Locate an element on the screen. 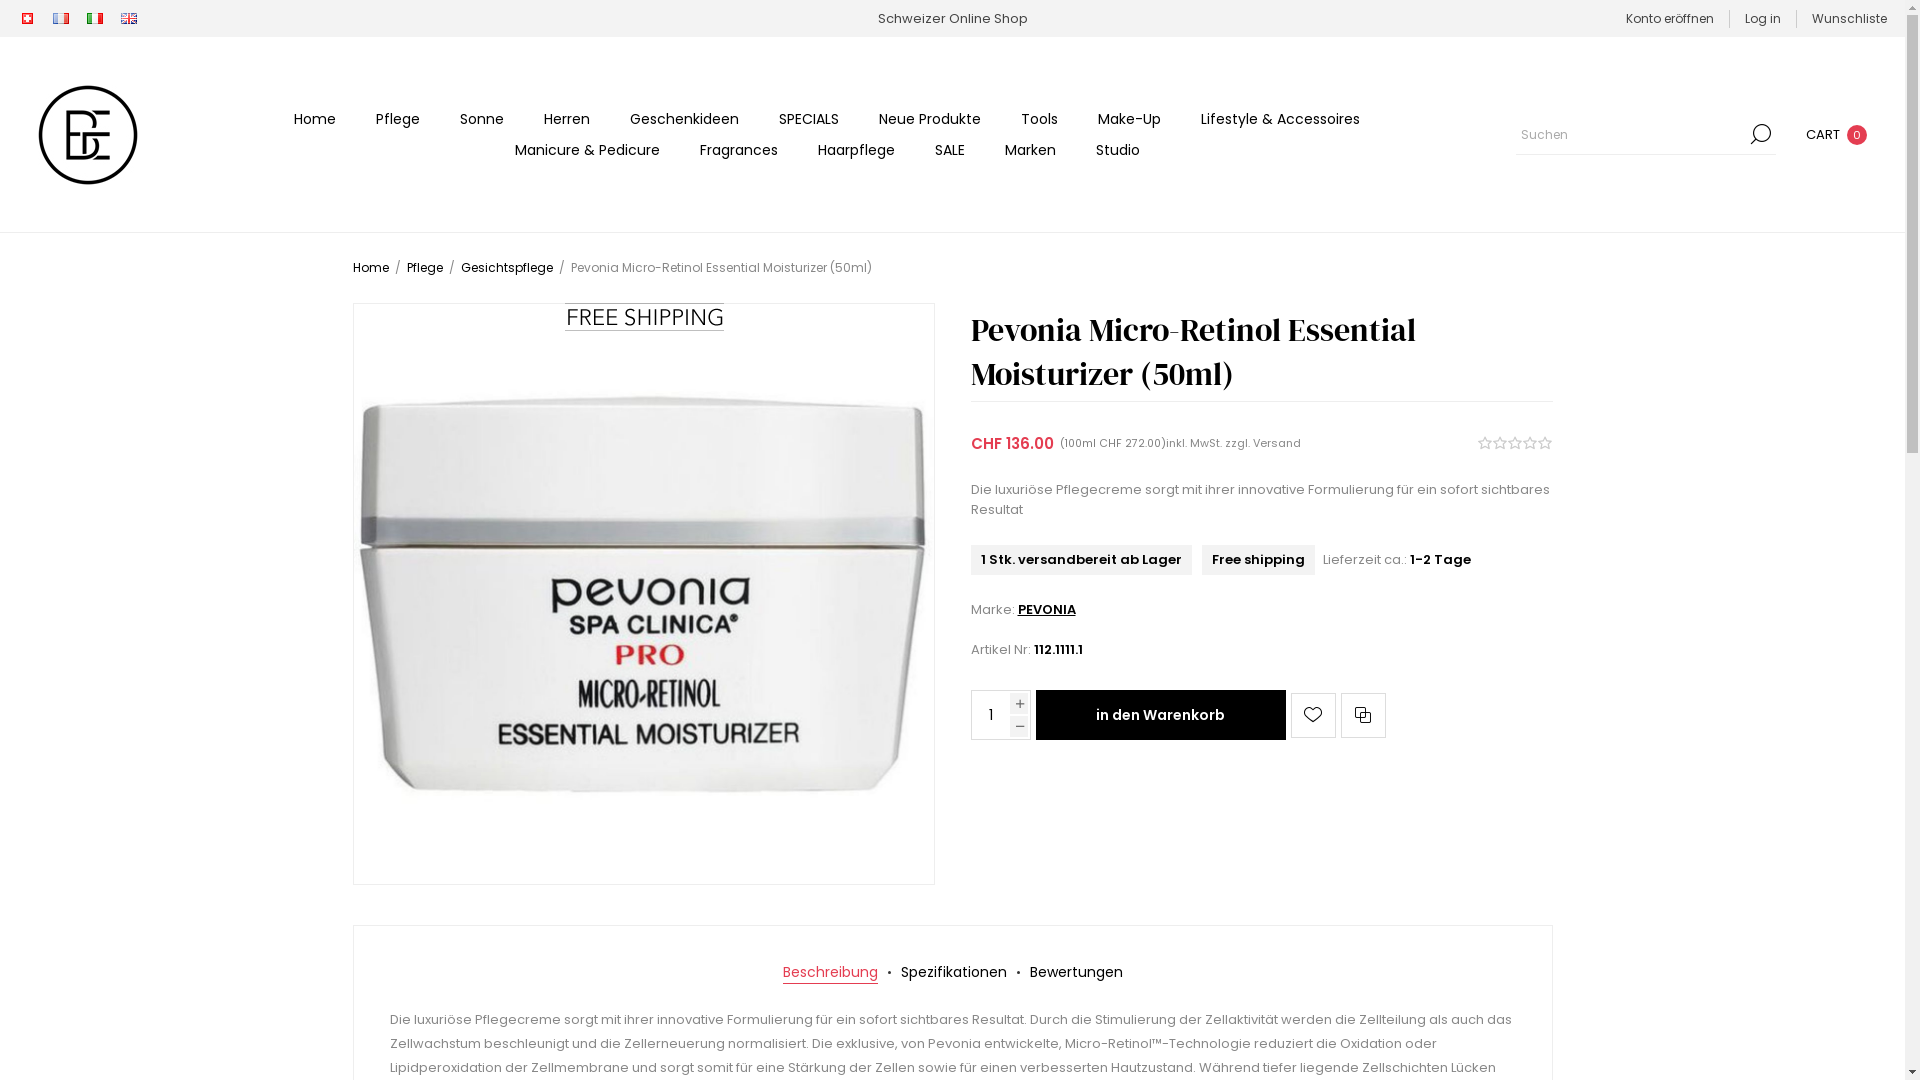  'Marken' is located at coordinates (1003, 149).